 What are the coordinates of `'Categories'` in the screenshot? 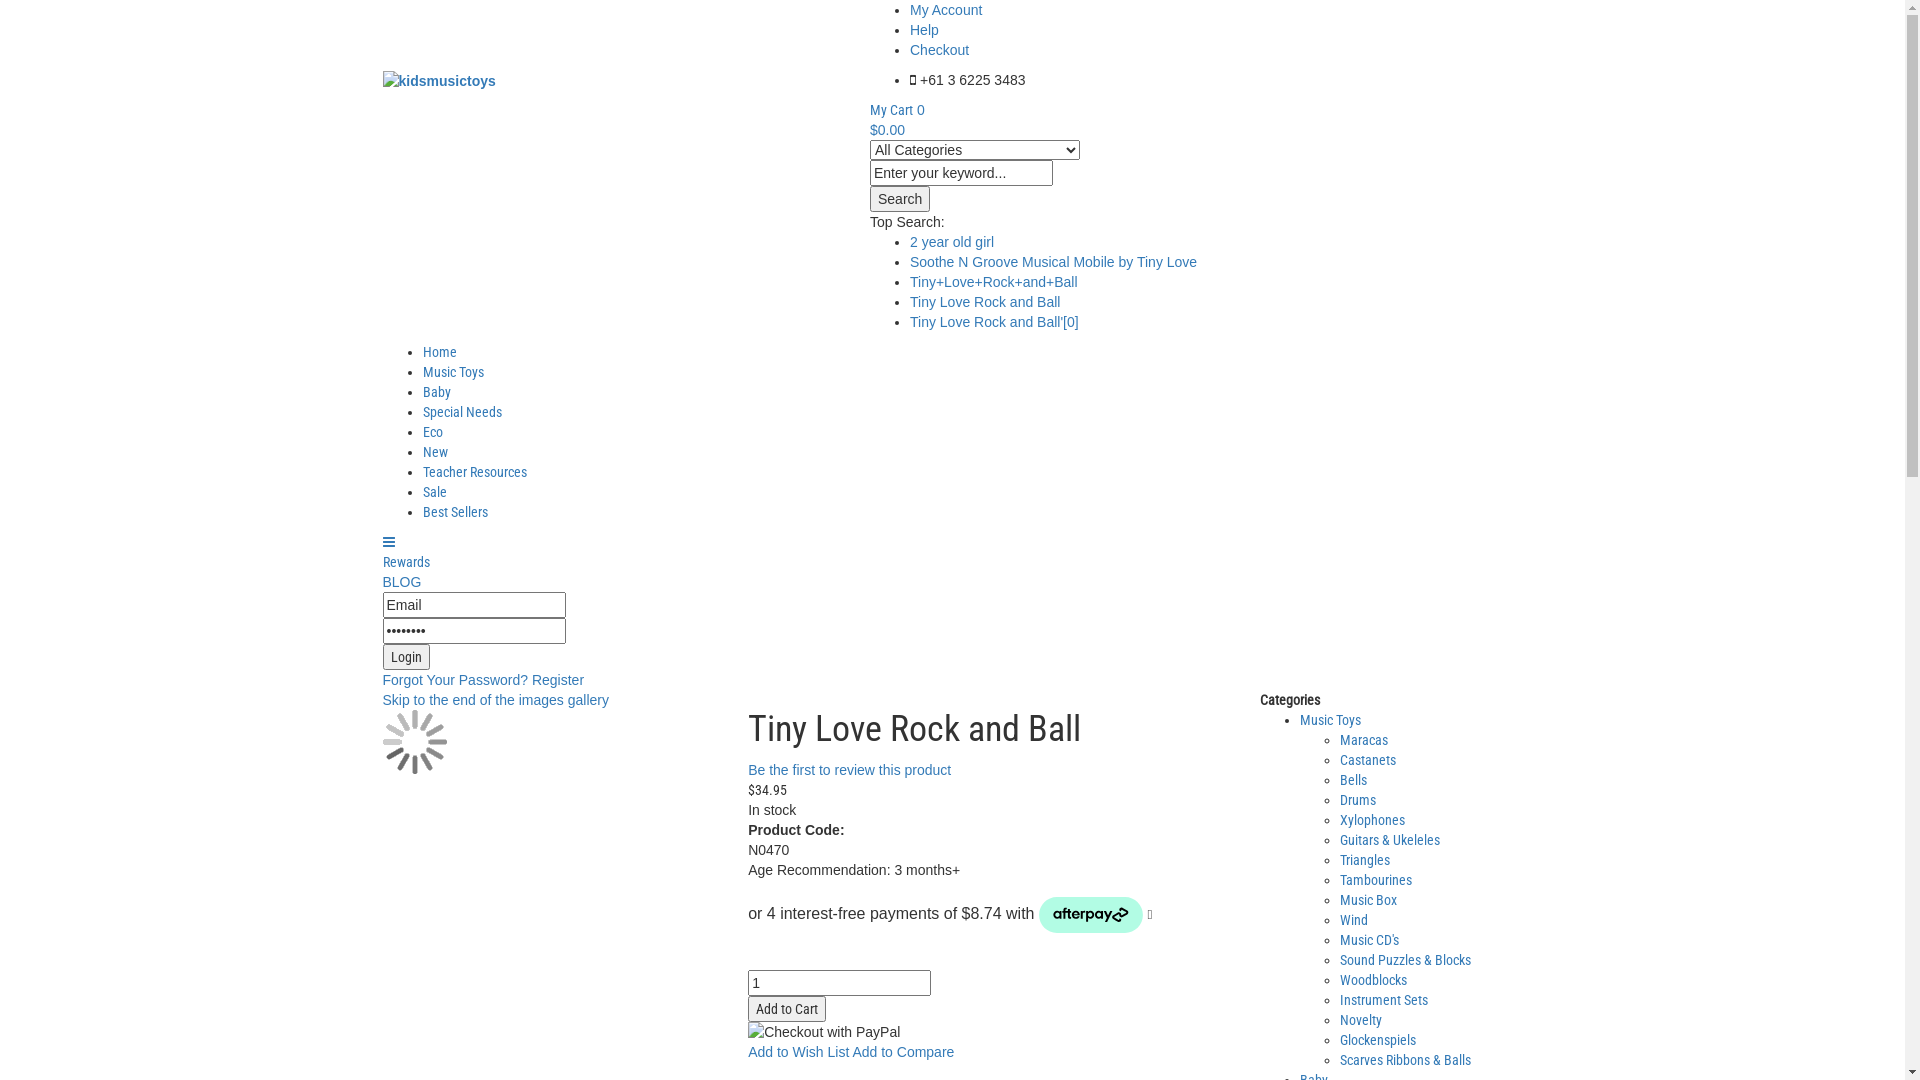 It's located at (382, 542).